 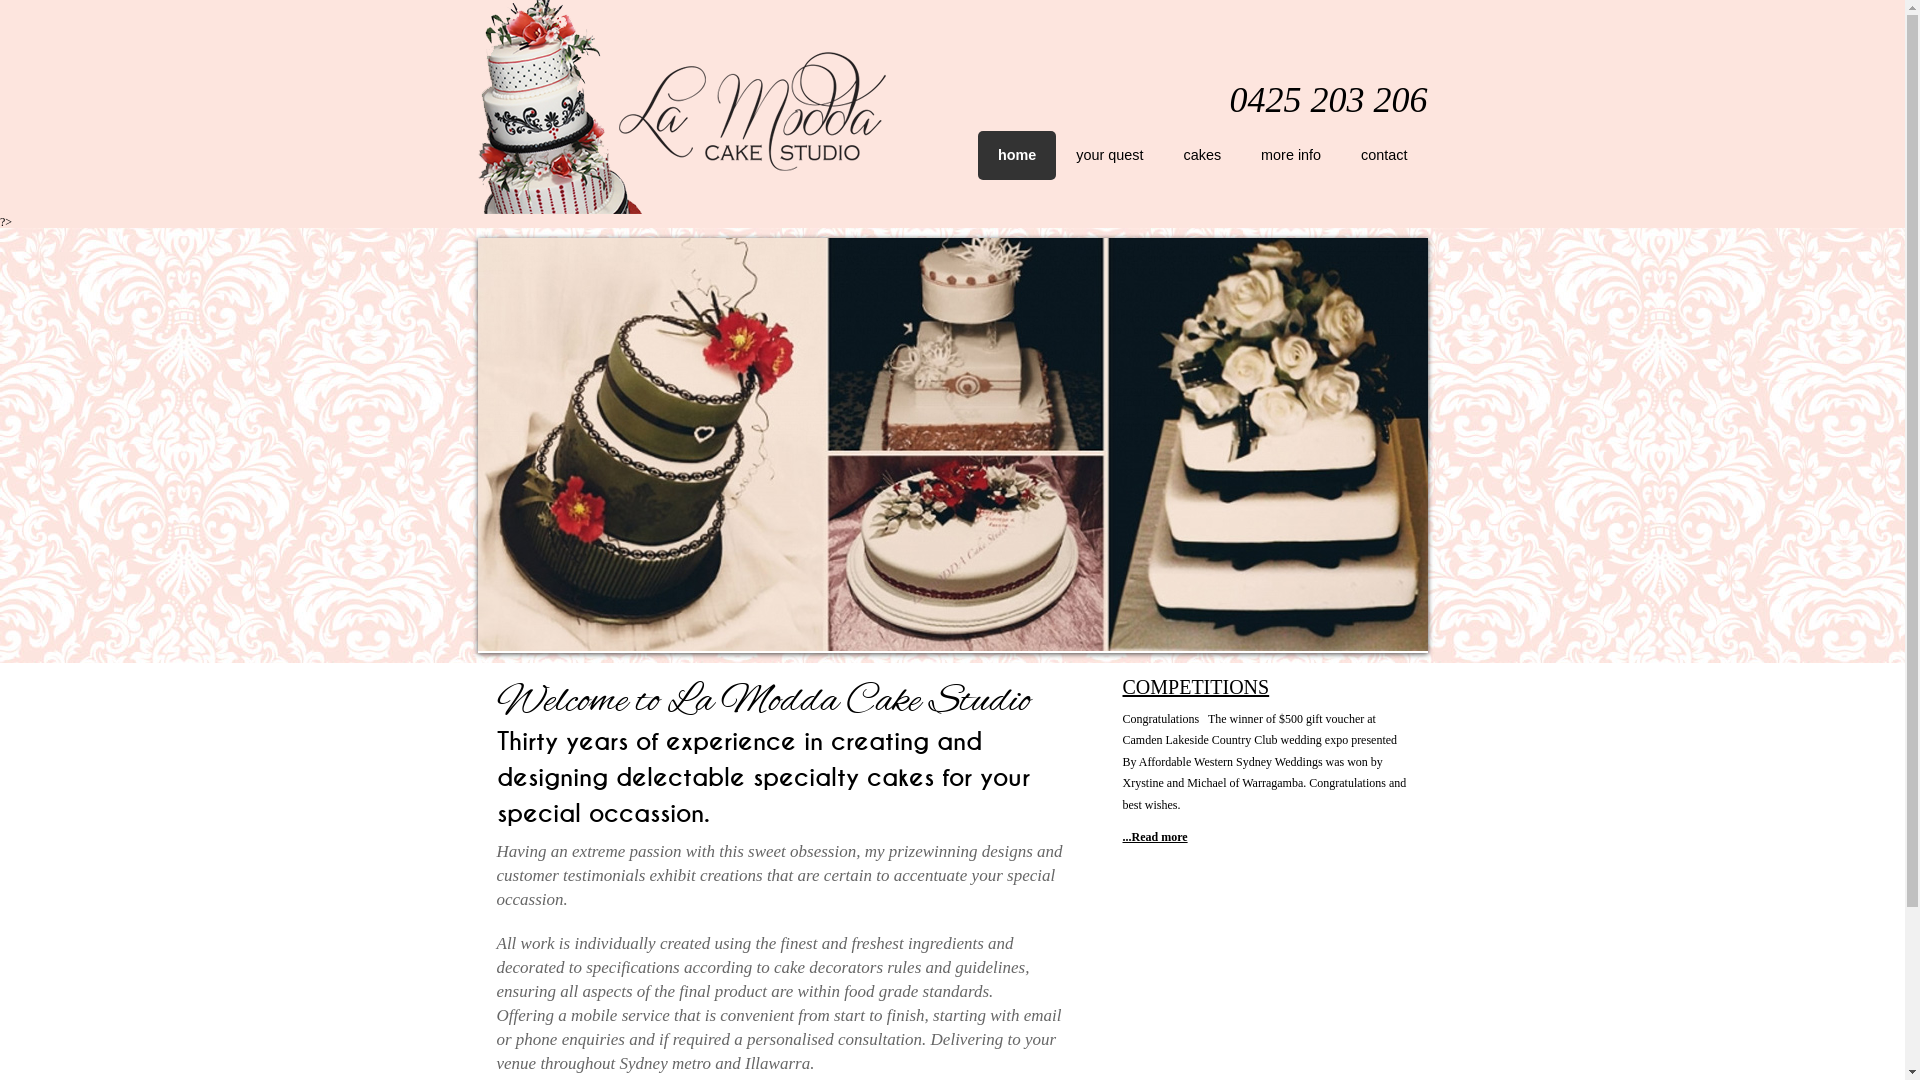 What do you see at coordinates (1382, 154) in the screenshot?
I see `'contact'` at bounding box center [1382, 154].